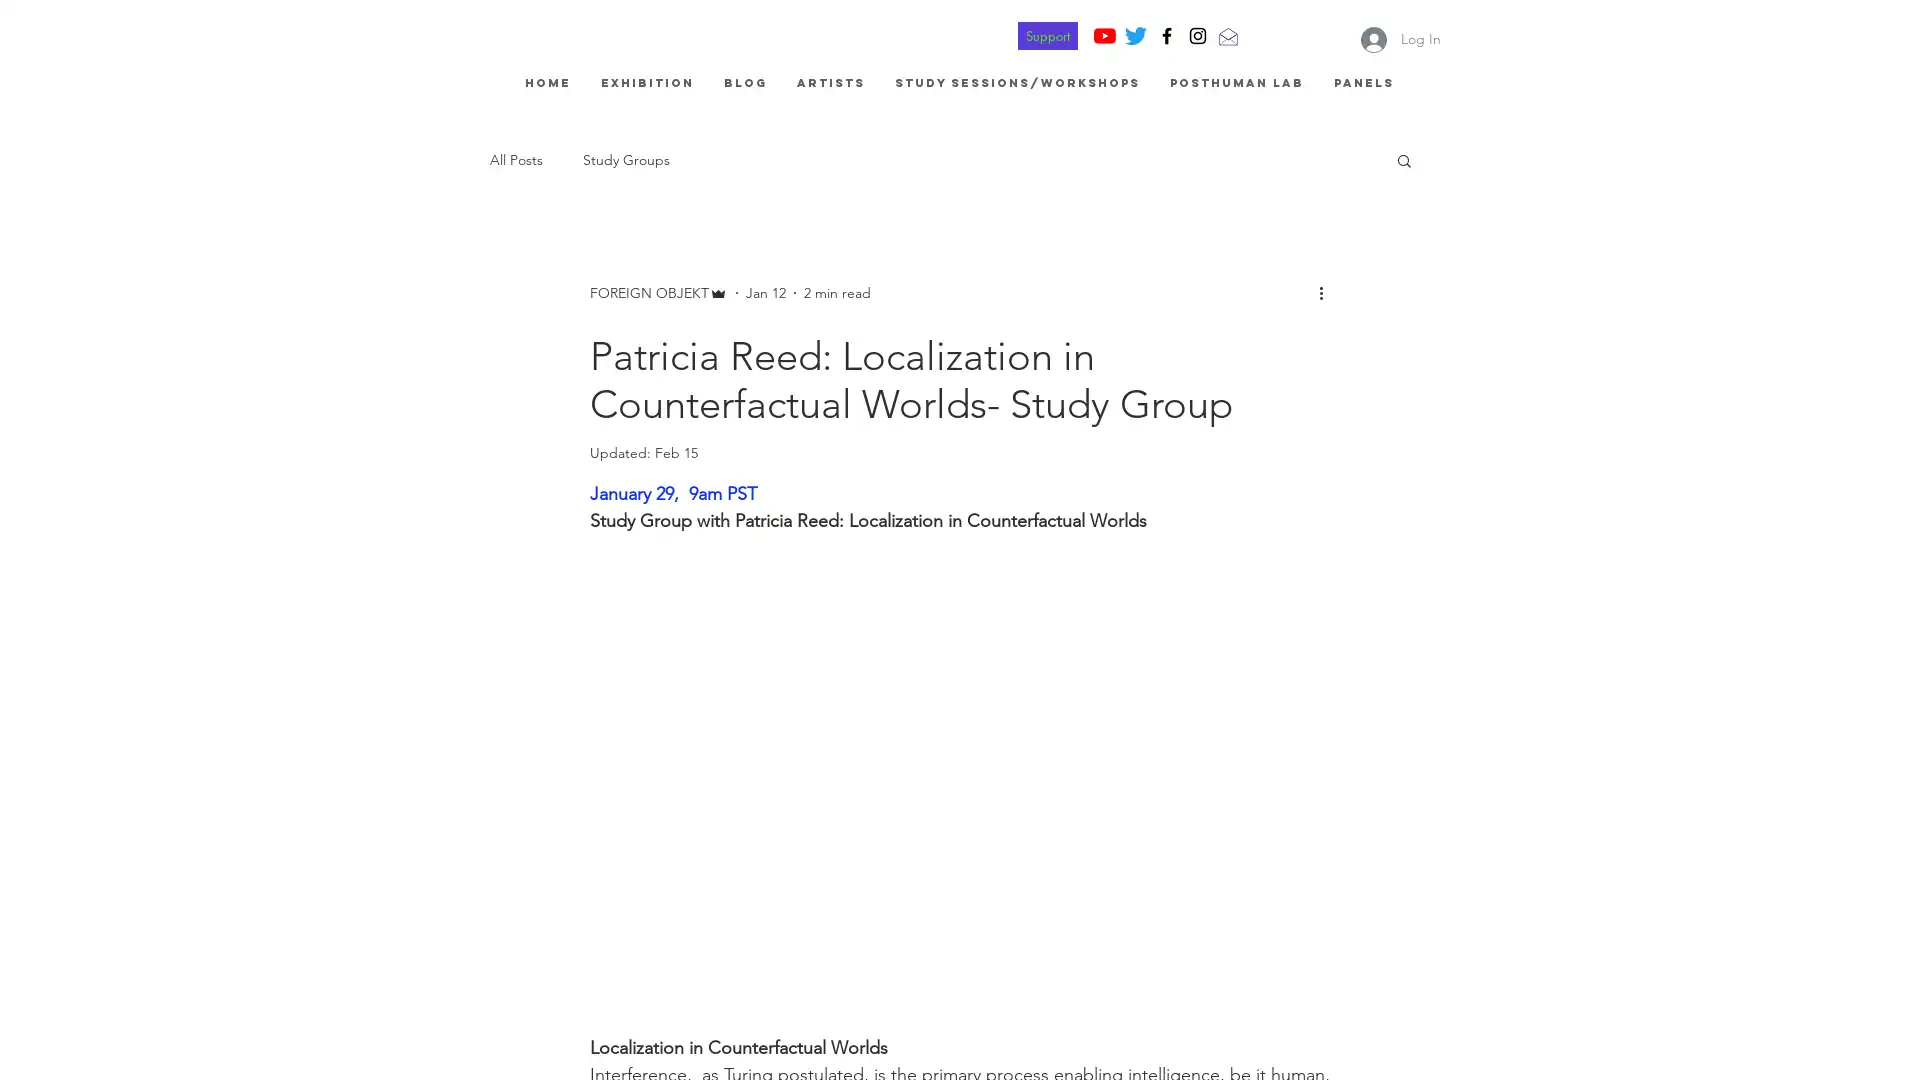 Image resolution: width=1920 pixels, height=1080 pixels. What do you see at coordinates (625, 158) in the screenshot?
I see `Study Groups` at bounding box center [625, 158].